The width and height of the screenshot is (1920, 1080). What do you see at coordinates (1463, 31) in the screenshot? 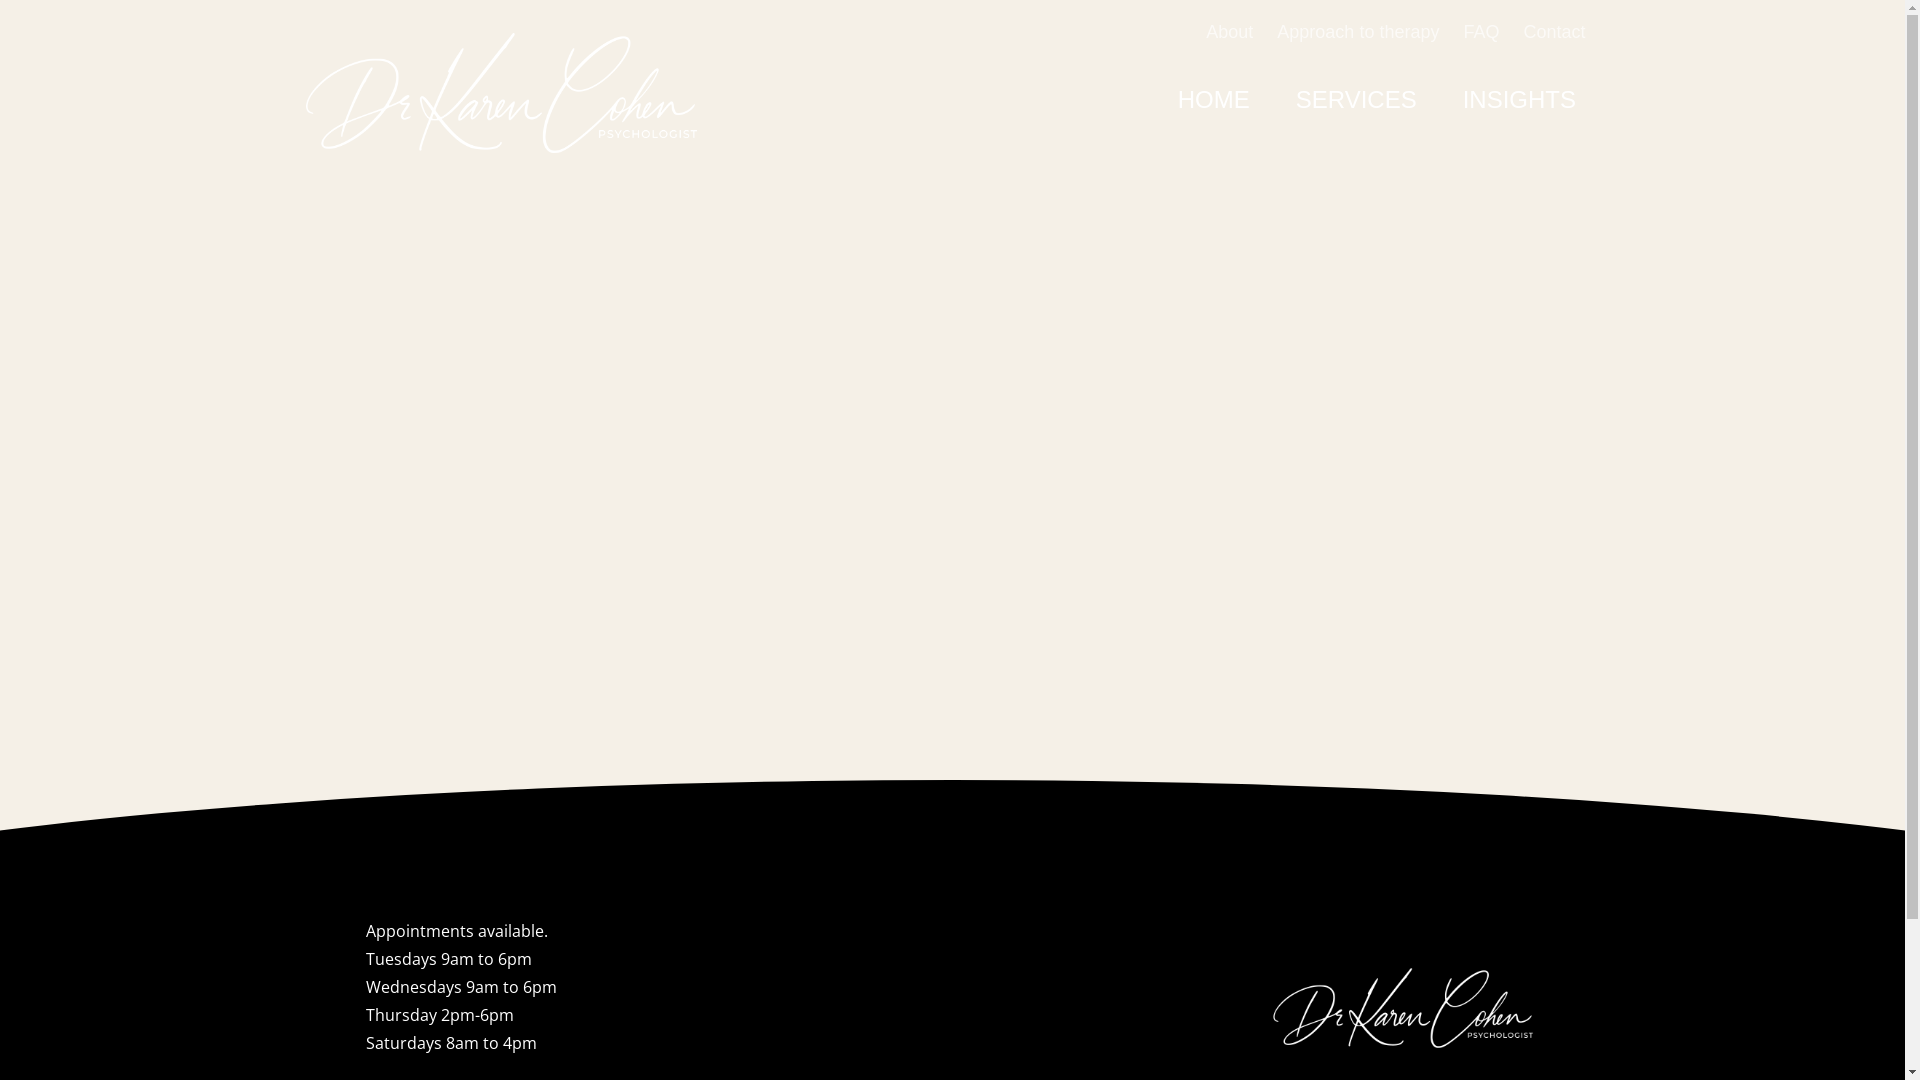
I see `'FAQ'` at bounding box center [1463, 31].